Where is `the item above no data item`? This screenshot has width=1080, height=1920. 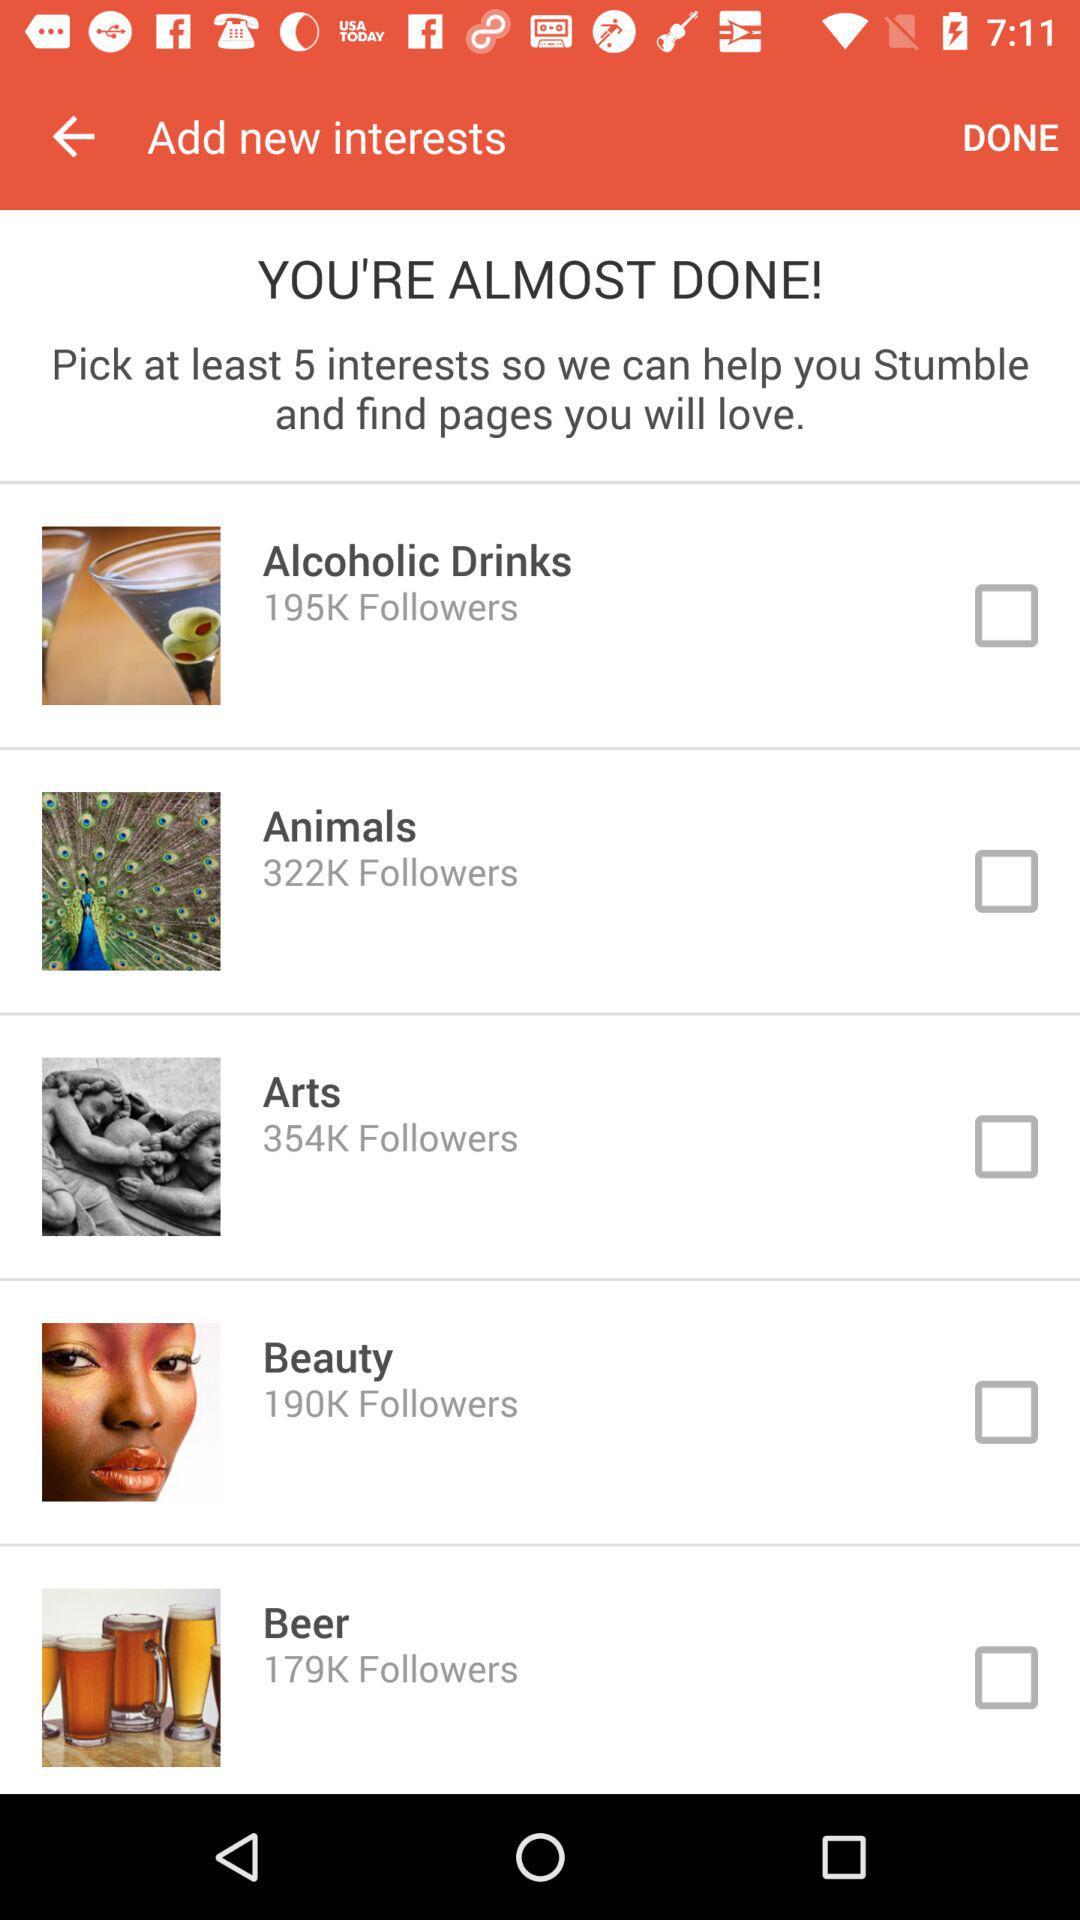 the item above no data item is located at coordinates (544, 135).